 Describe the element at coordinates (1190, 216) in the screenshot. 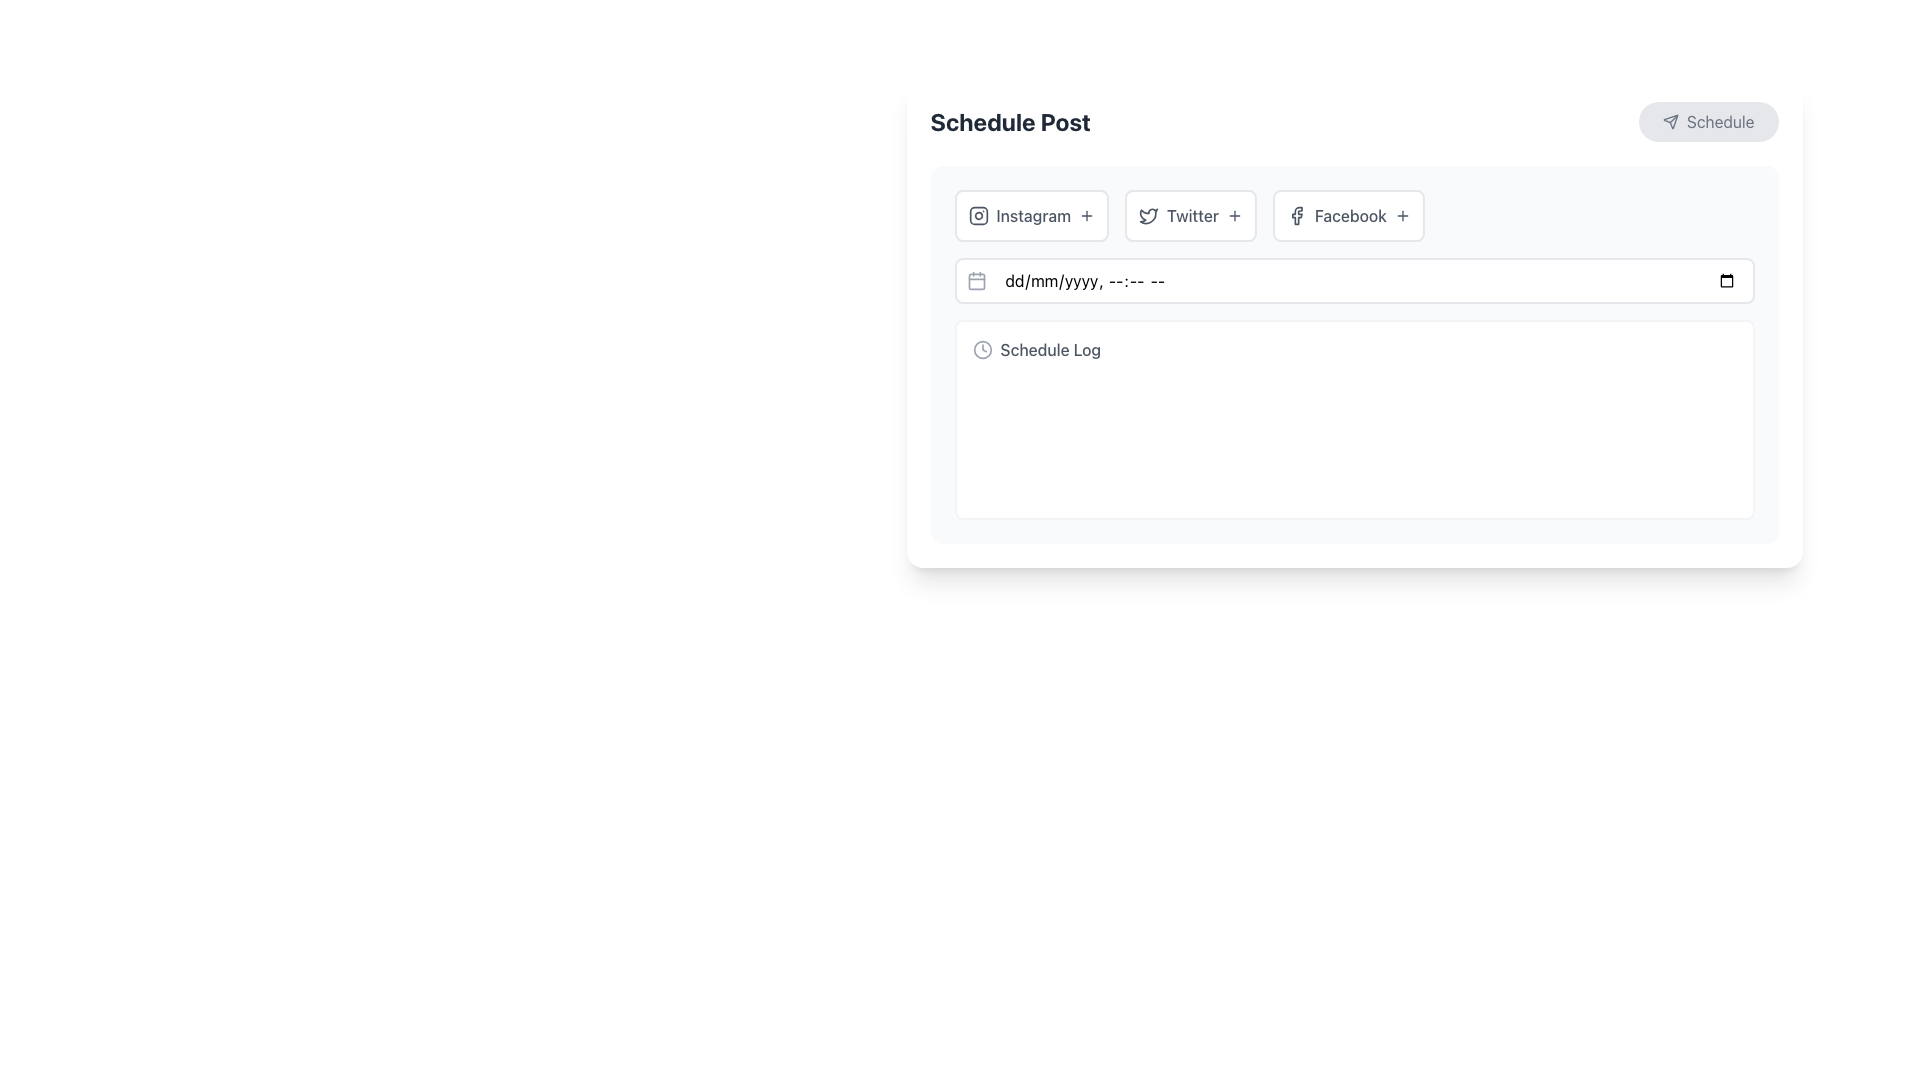

I see `the Twitter button located in the middle section of the horizontal row, specifically the second button from the left, to initiate a Twitter-related interaction` at that location.